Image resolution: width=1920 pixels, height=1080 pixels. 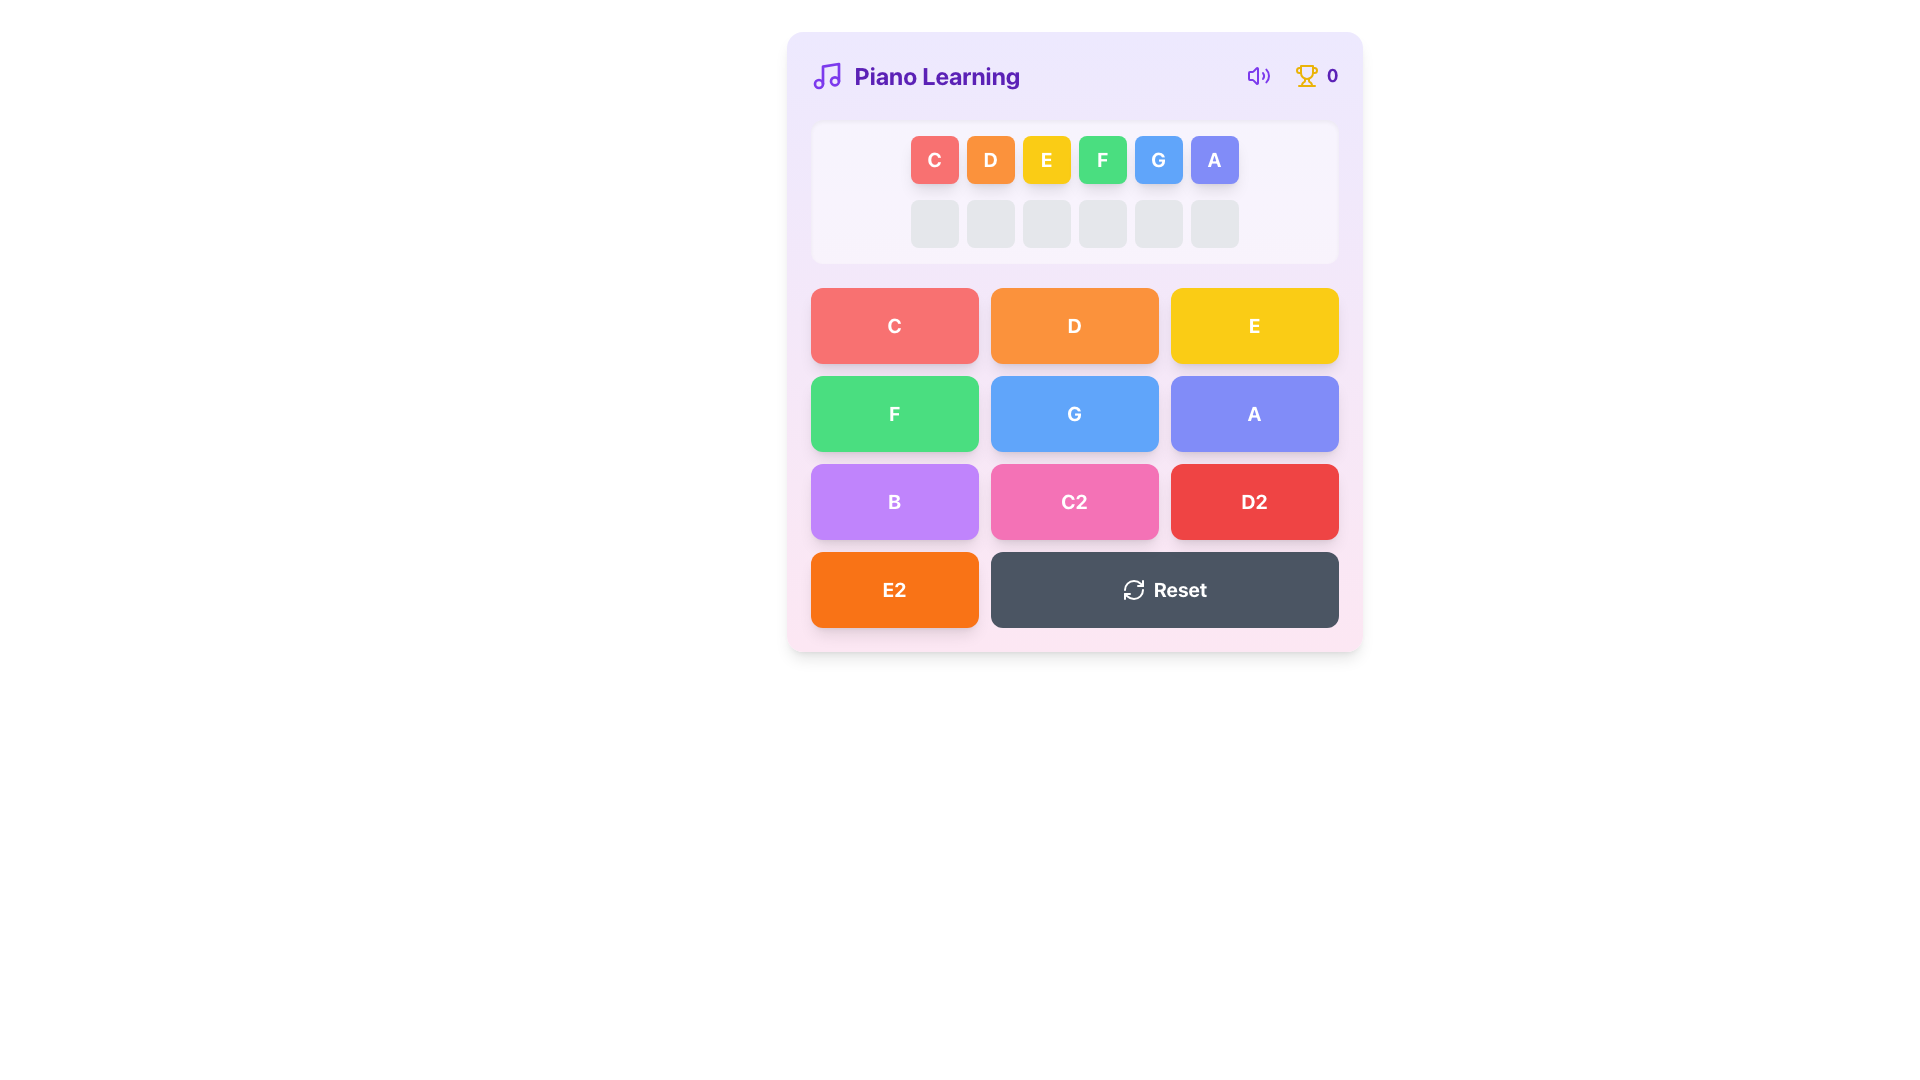 What do you see at coordinates (1101, 223) in the screenshot?
I see `the fourth button in a horizontally organized group of six buttons located beneath the 'Piano Learning' section` at bounding box center [1101, 223].